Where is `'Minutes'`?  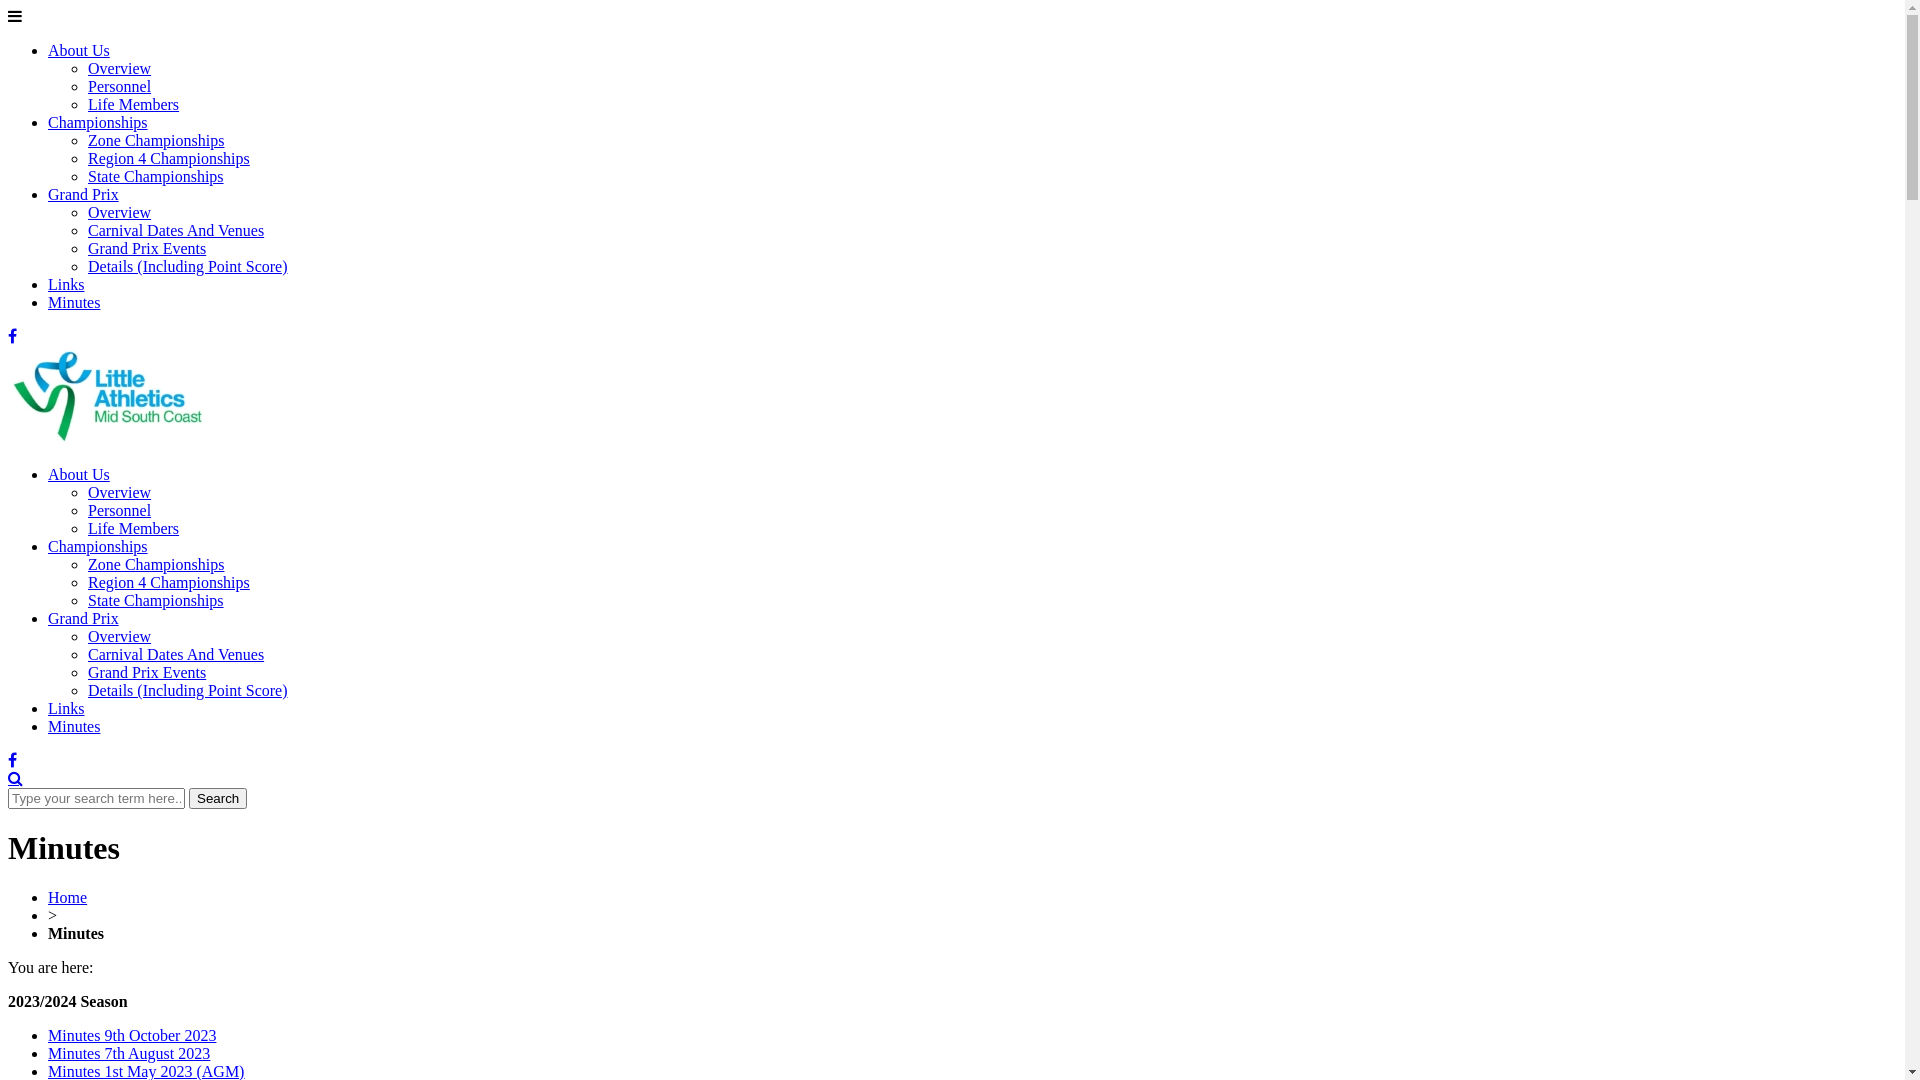 'Minutes' is located at coordinates (73, 726).